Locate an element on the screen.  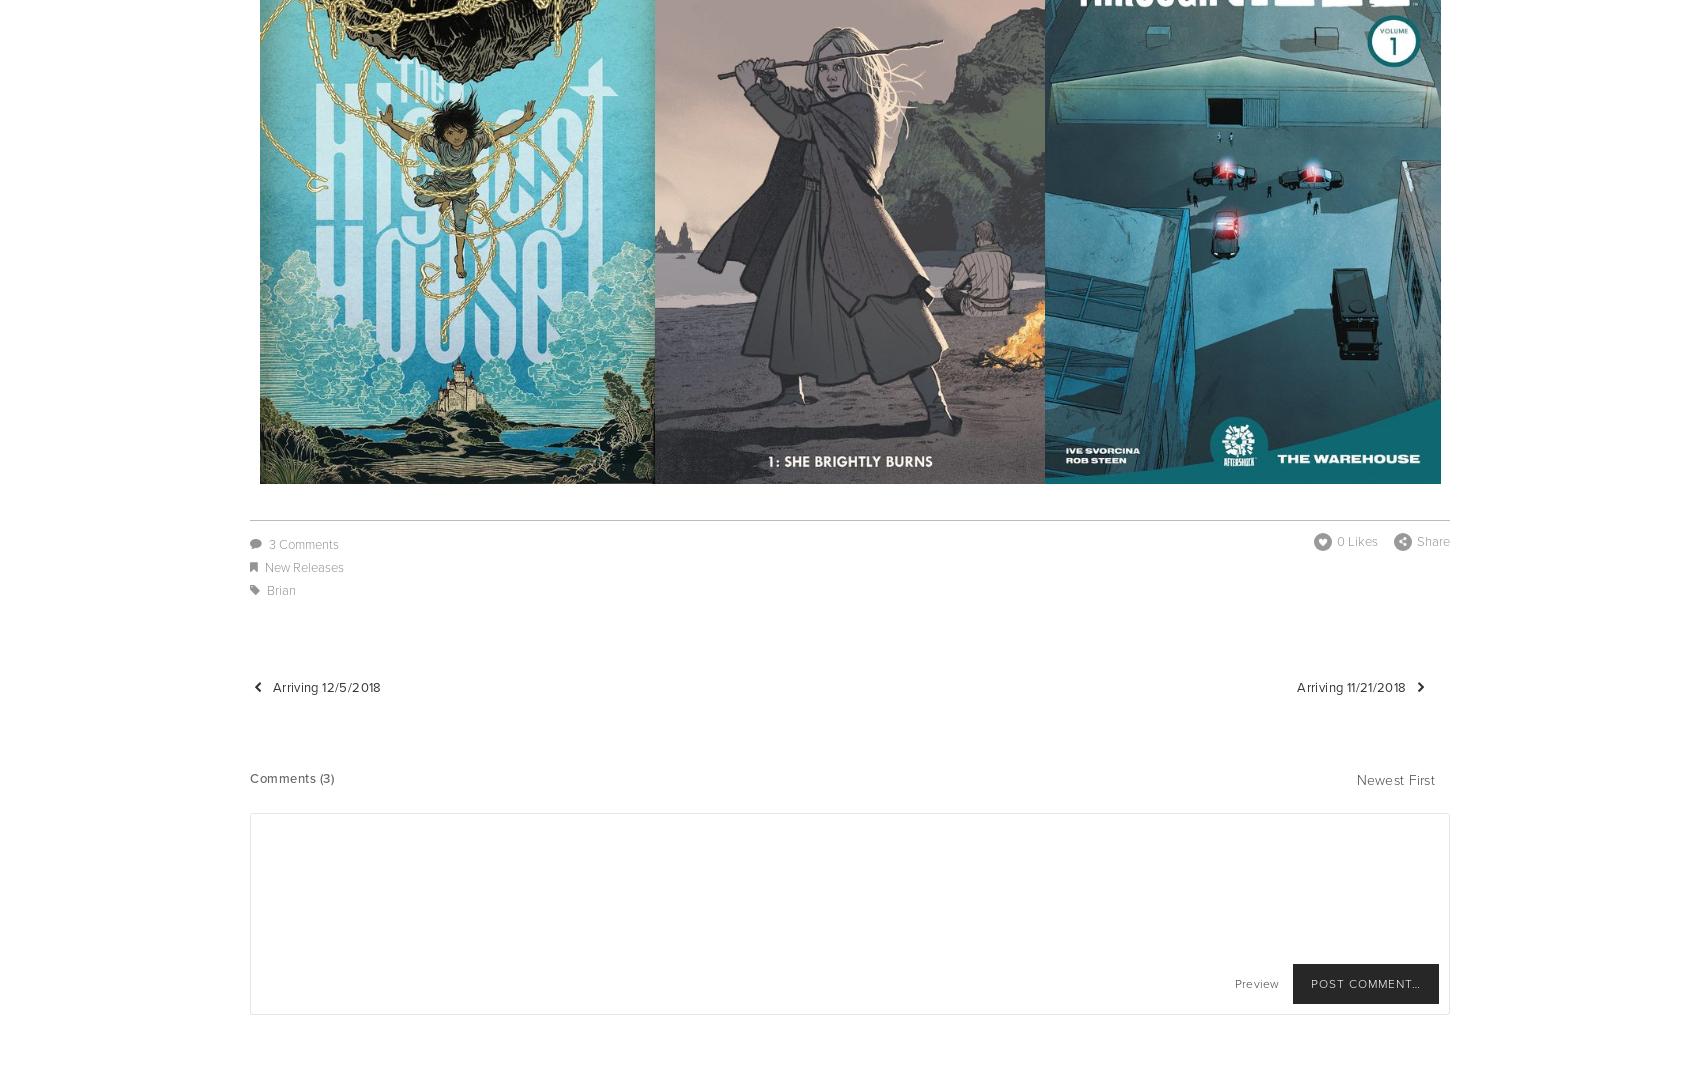
'Arriving 12/5/2018' is located at coordinates (325, 685).